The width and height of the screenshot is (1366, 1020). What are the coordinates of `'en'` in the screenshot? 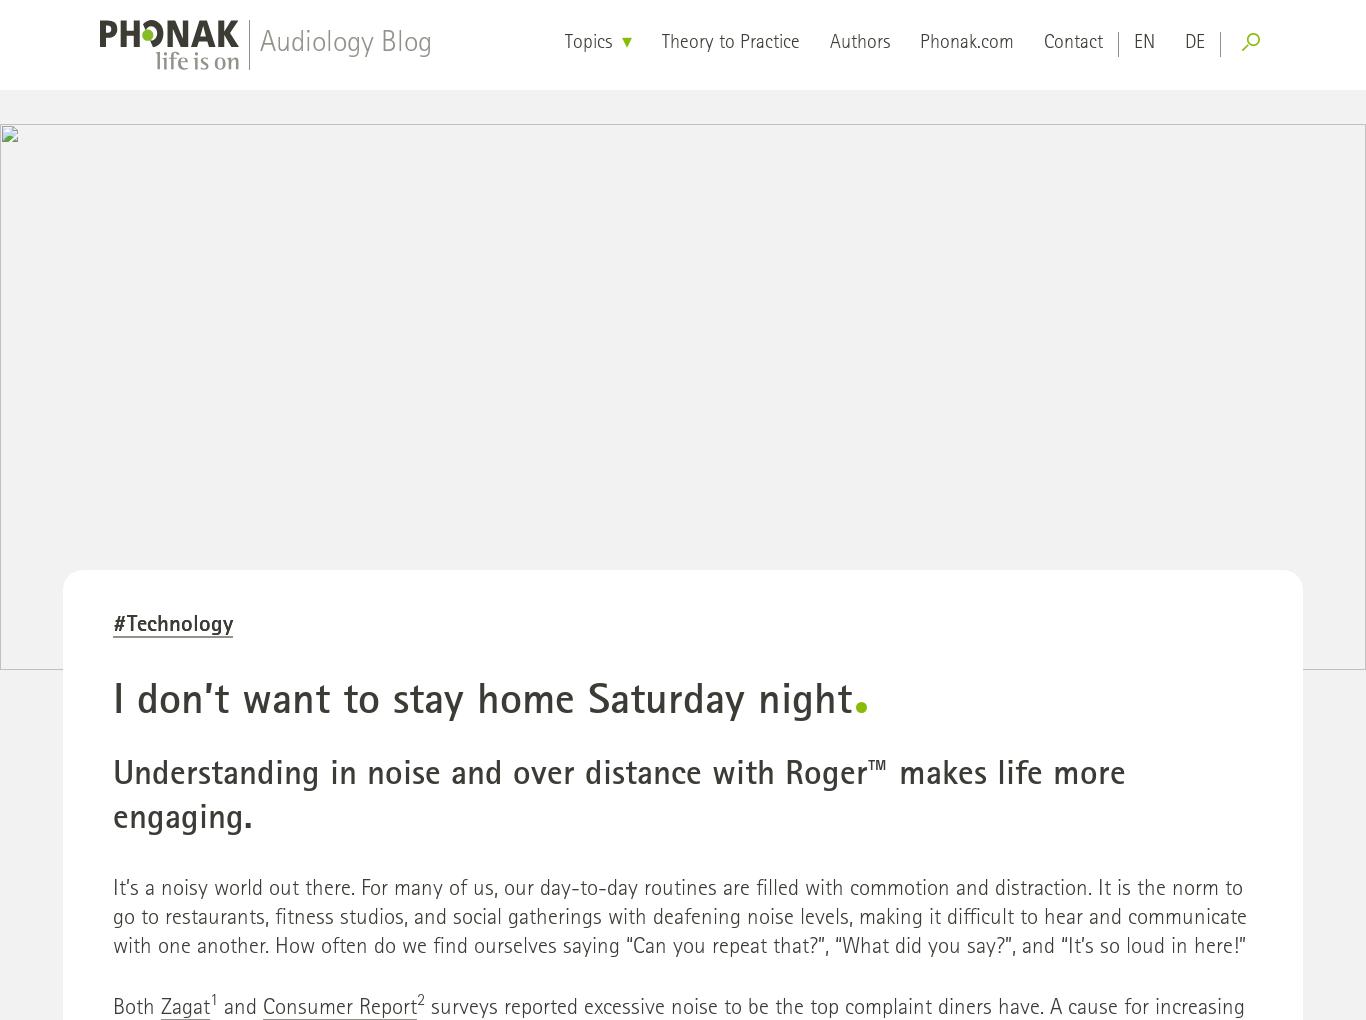 It's located at (1133, 42).